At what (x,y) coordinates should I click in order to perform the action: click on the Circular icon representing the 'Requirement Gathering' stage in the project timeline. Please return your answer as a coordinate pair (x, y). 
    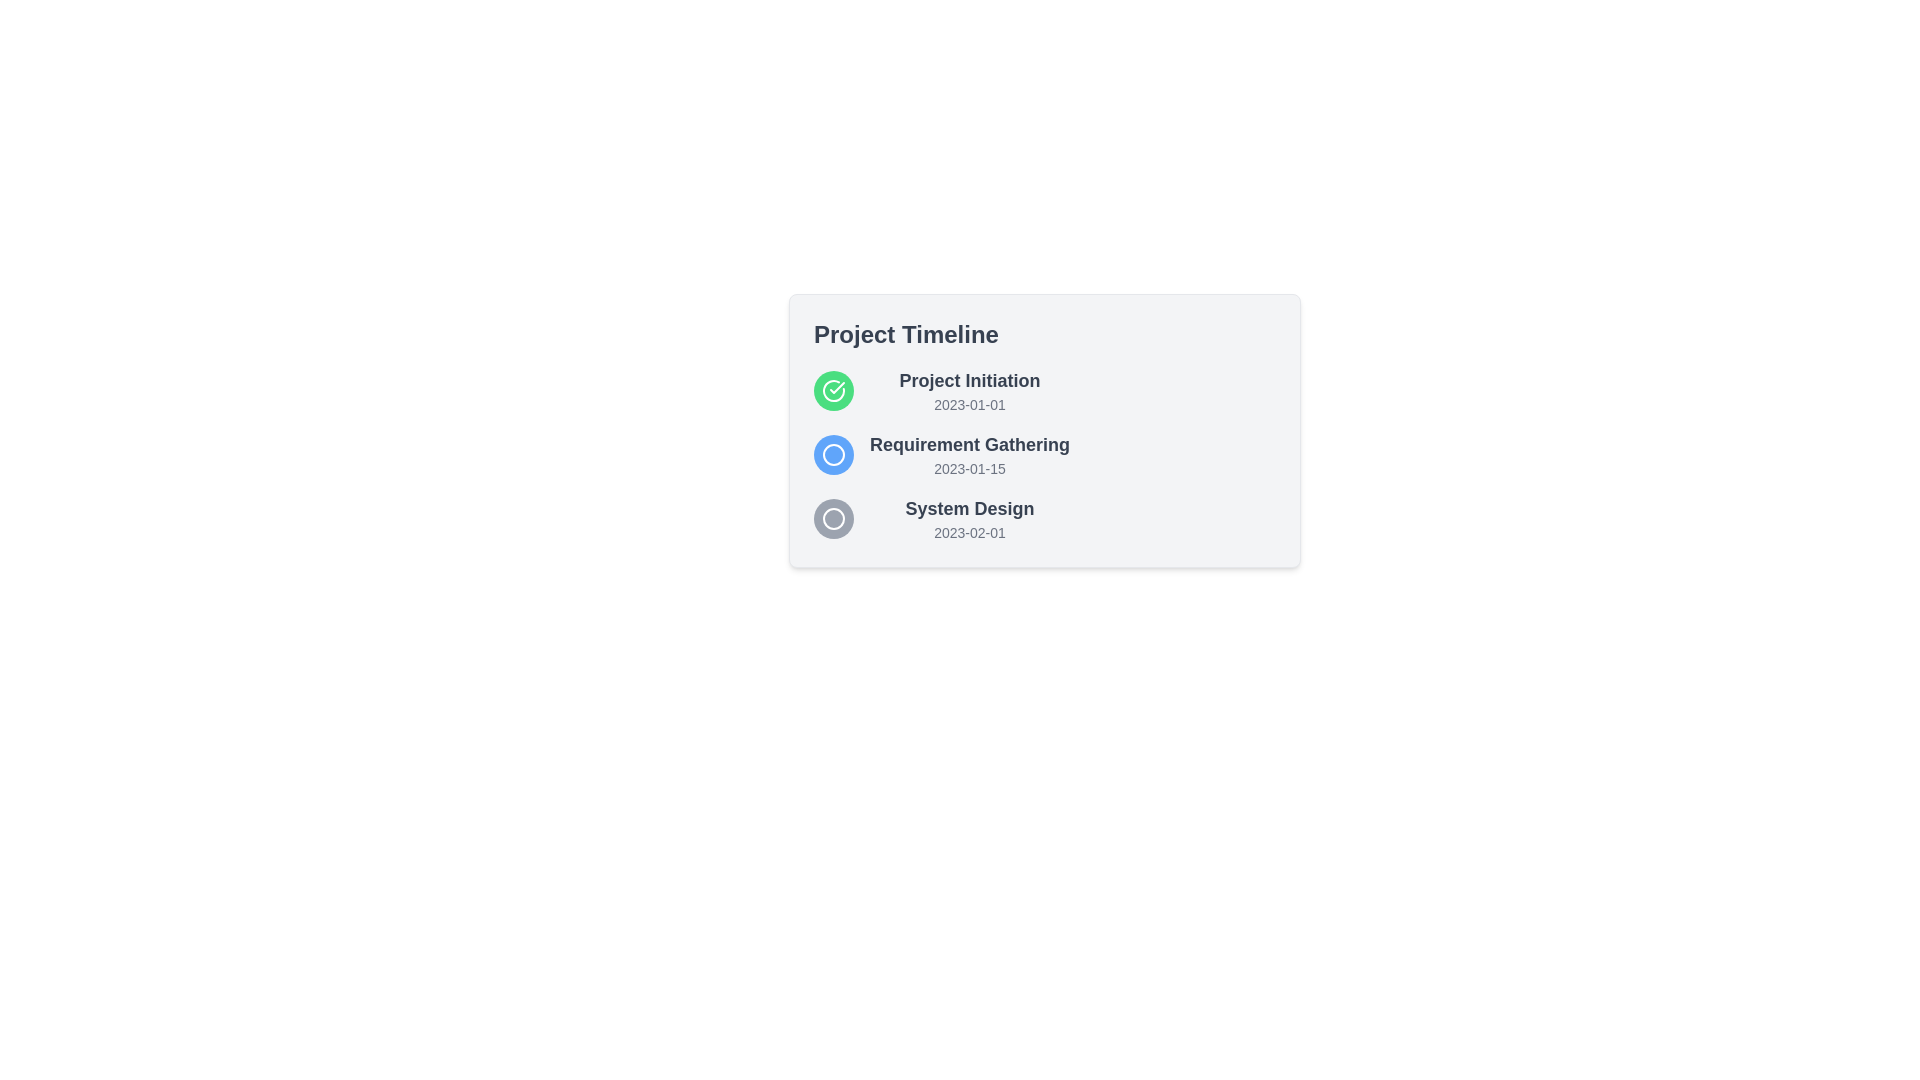
    Looking at the image, I should click on (834, 455).